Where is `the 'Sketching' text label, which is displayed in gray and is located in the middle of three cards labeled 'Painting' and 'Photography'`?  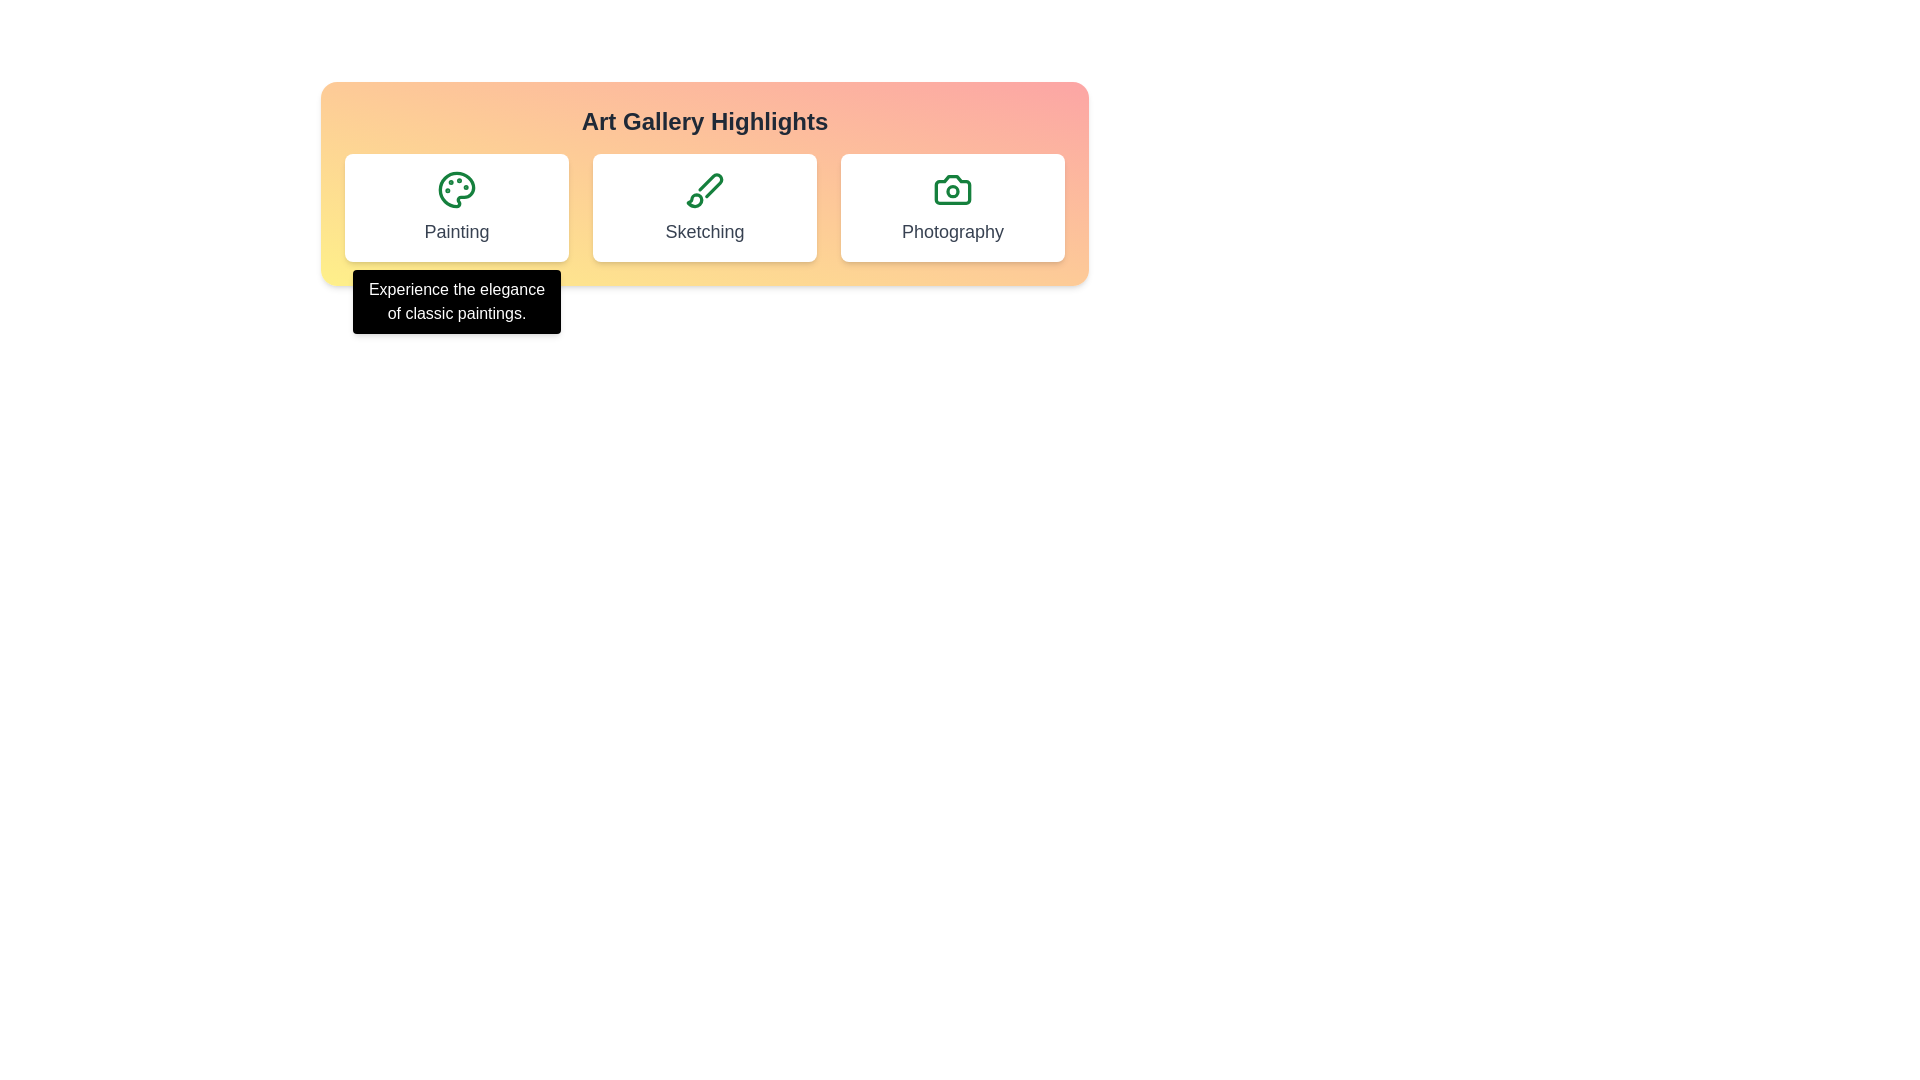 the 'Sketching' text label, which is displayed in gray and is located in the middle of three cards labeled 'Painting' and 'Photography' is located at coordinates (705, 230).